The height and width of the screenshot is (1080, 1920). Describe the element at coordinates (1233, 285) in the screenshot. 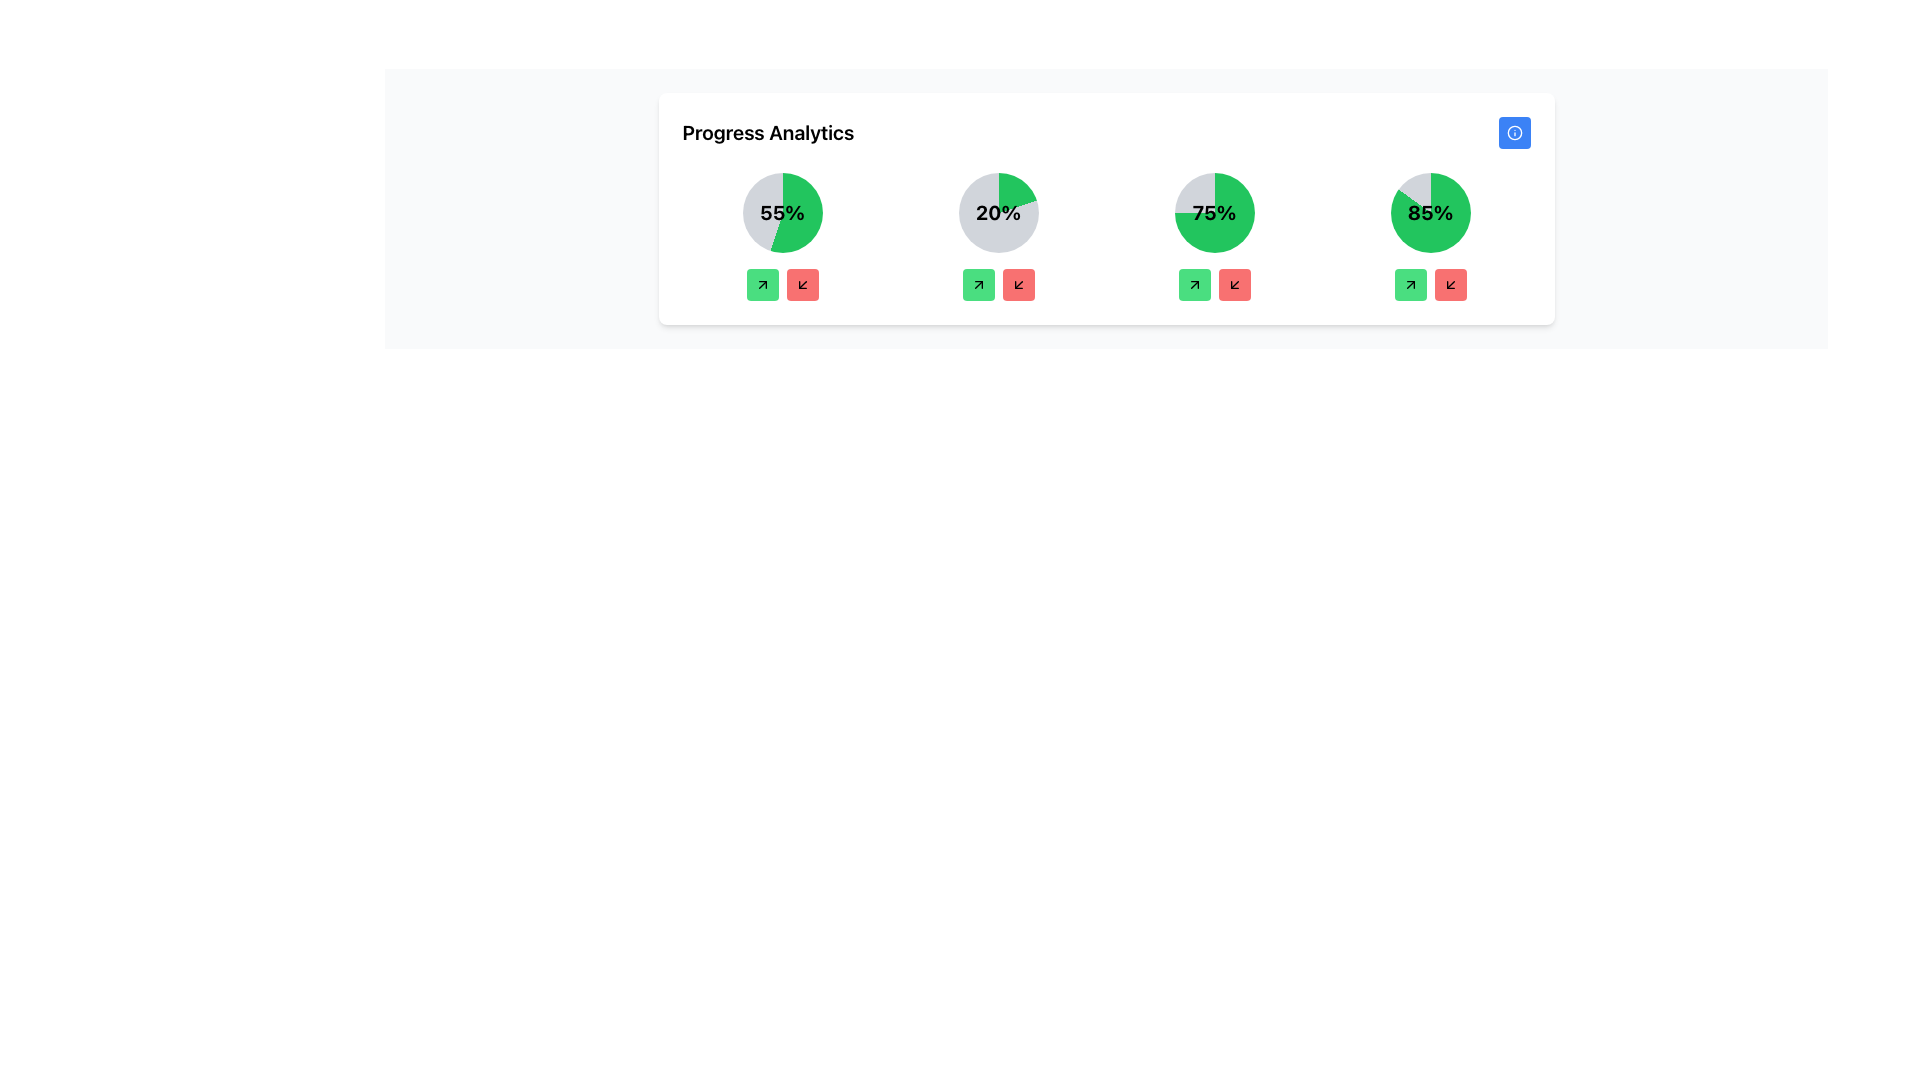

I see `the button located at the bottom right corner of the pie charts` at that location.